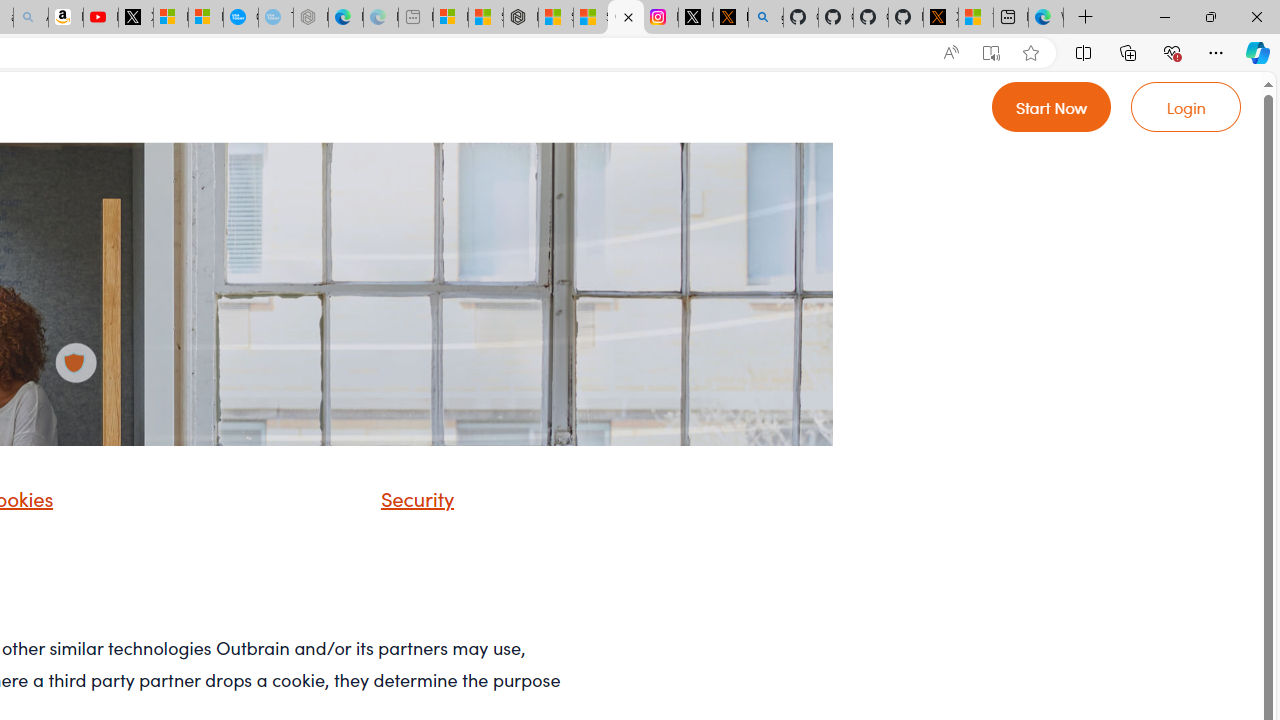  I want to click on 'Go to Register', so click(1050, 106).